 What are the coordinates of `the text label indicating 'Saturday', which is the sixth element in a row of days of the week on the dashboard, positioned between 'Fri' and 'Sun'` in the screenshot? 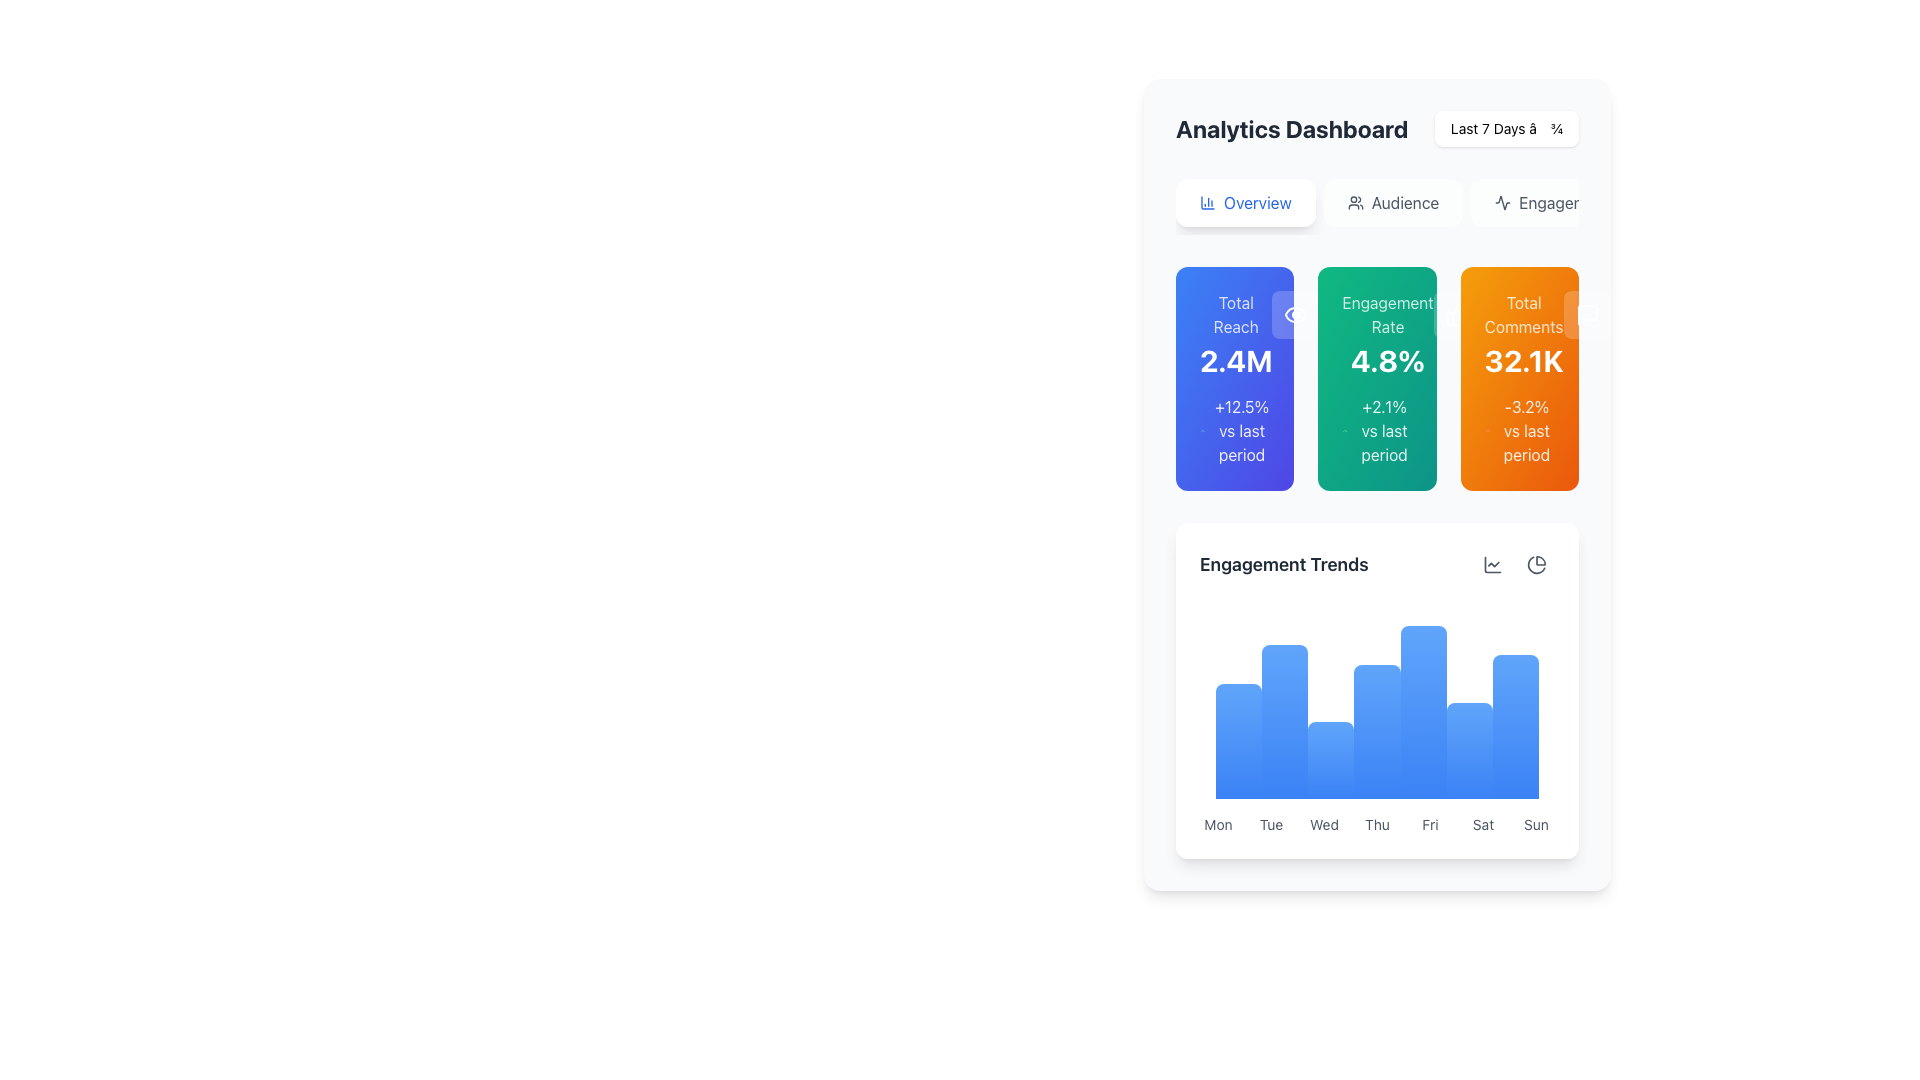 It's located at (1483, 825).